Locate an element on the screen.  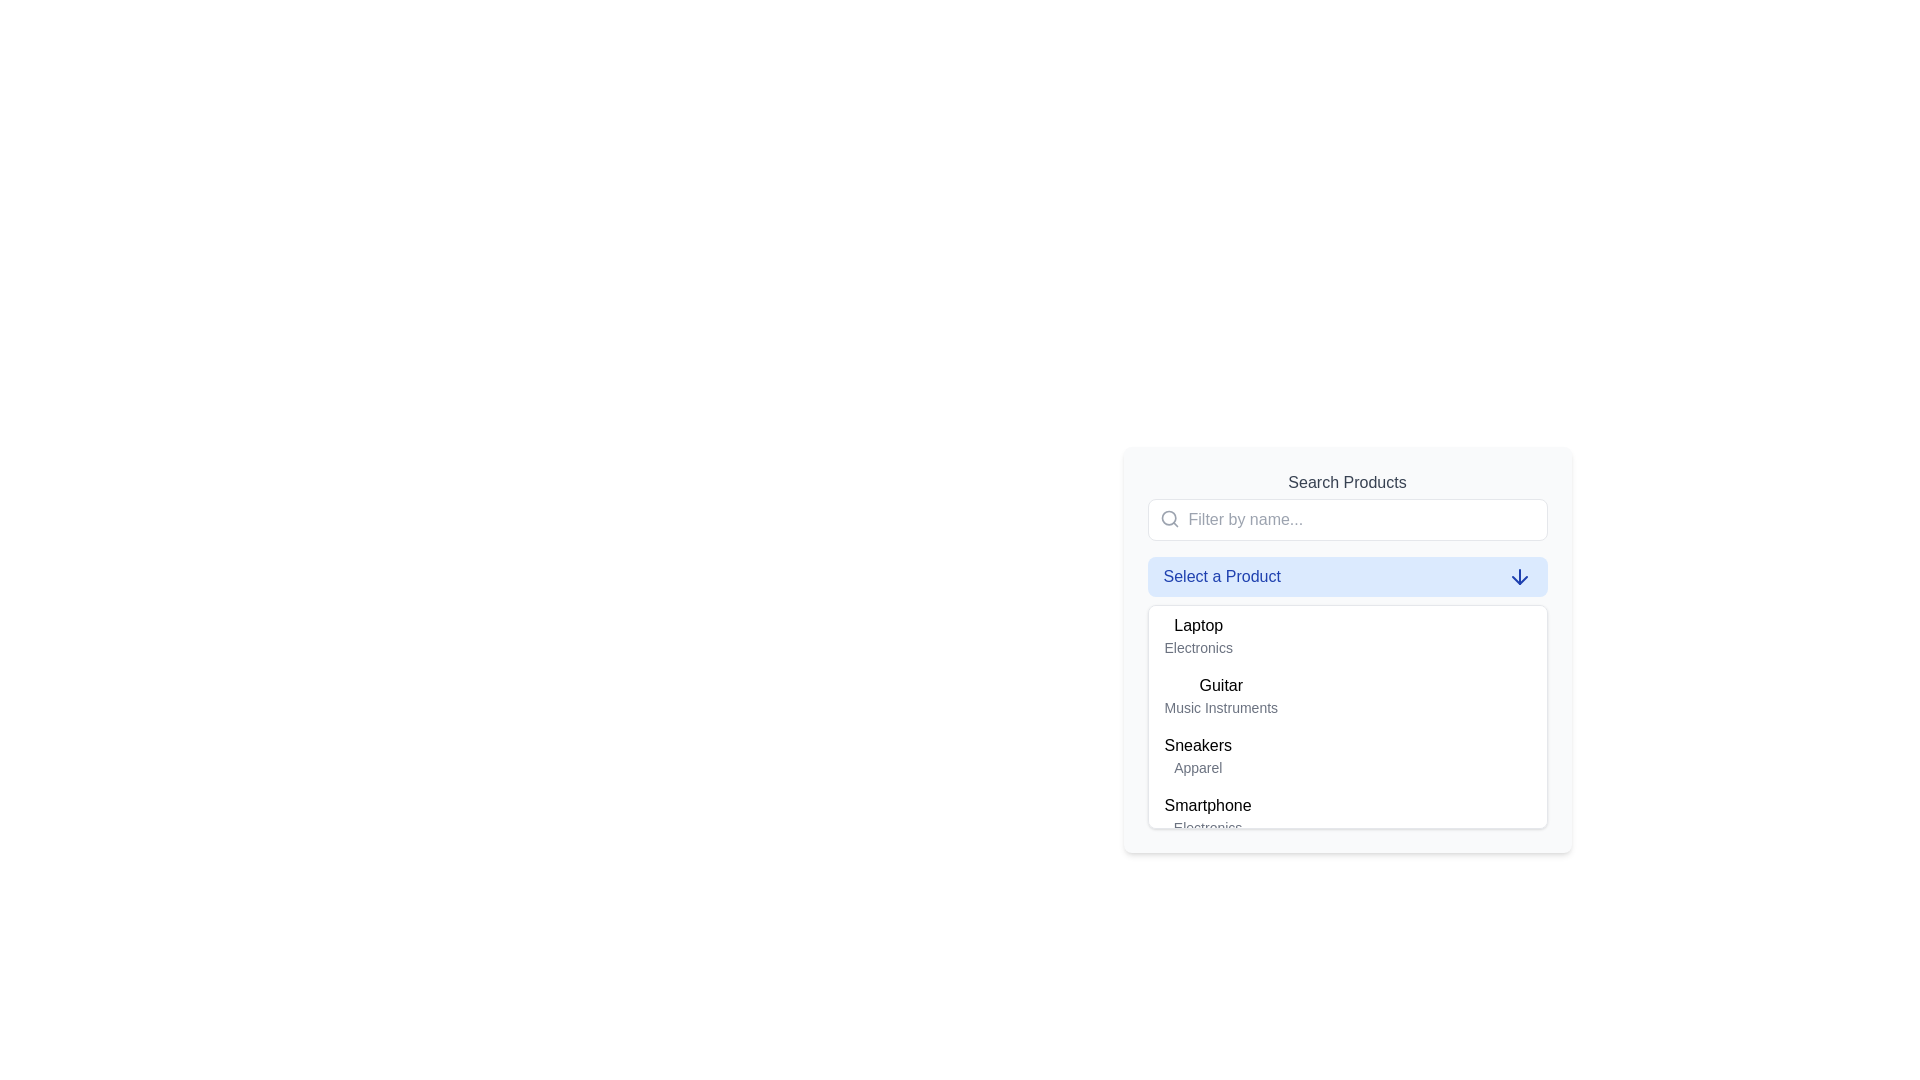
the downward arrow icon representing the dropdown indicator located at the far right of the 'Select a Product' area is located at coordinates (1519, 577).